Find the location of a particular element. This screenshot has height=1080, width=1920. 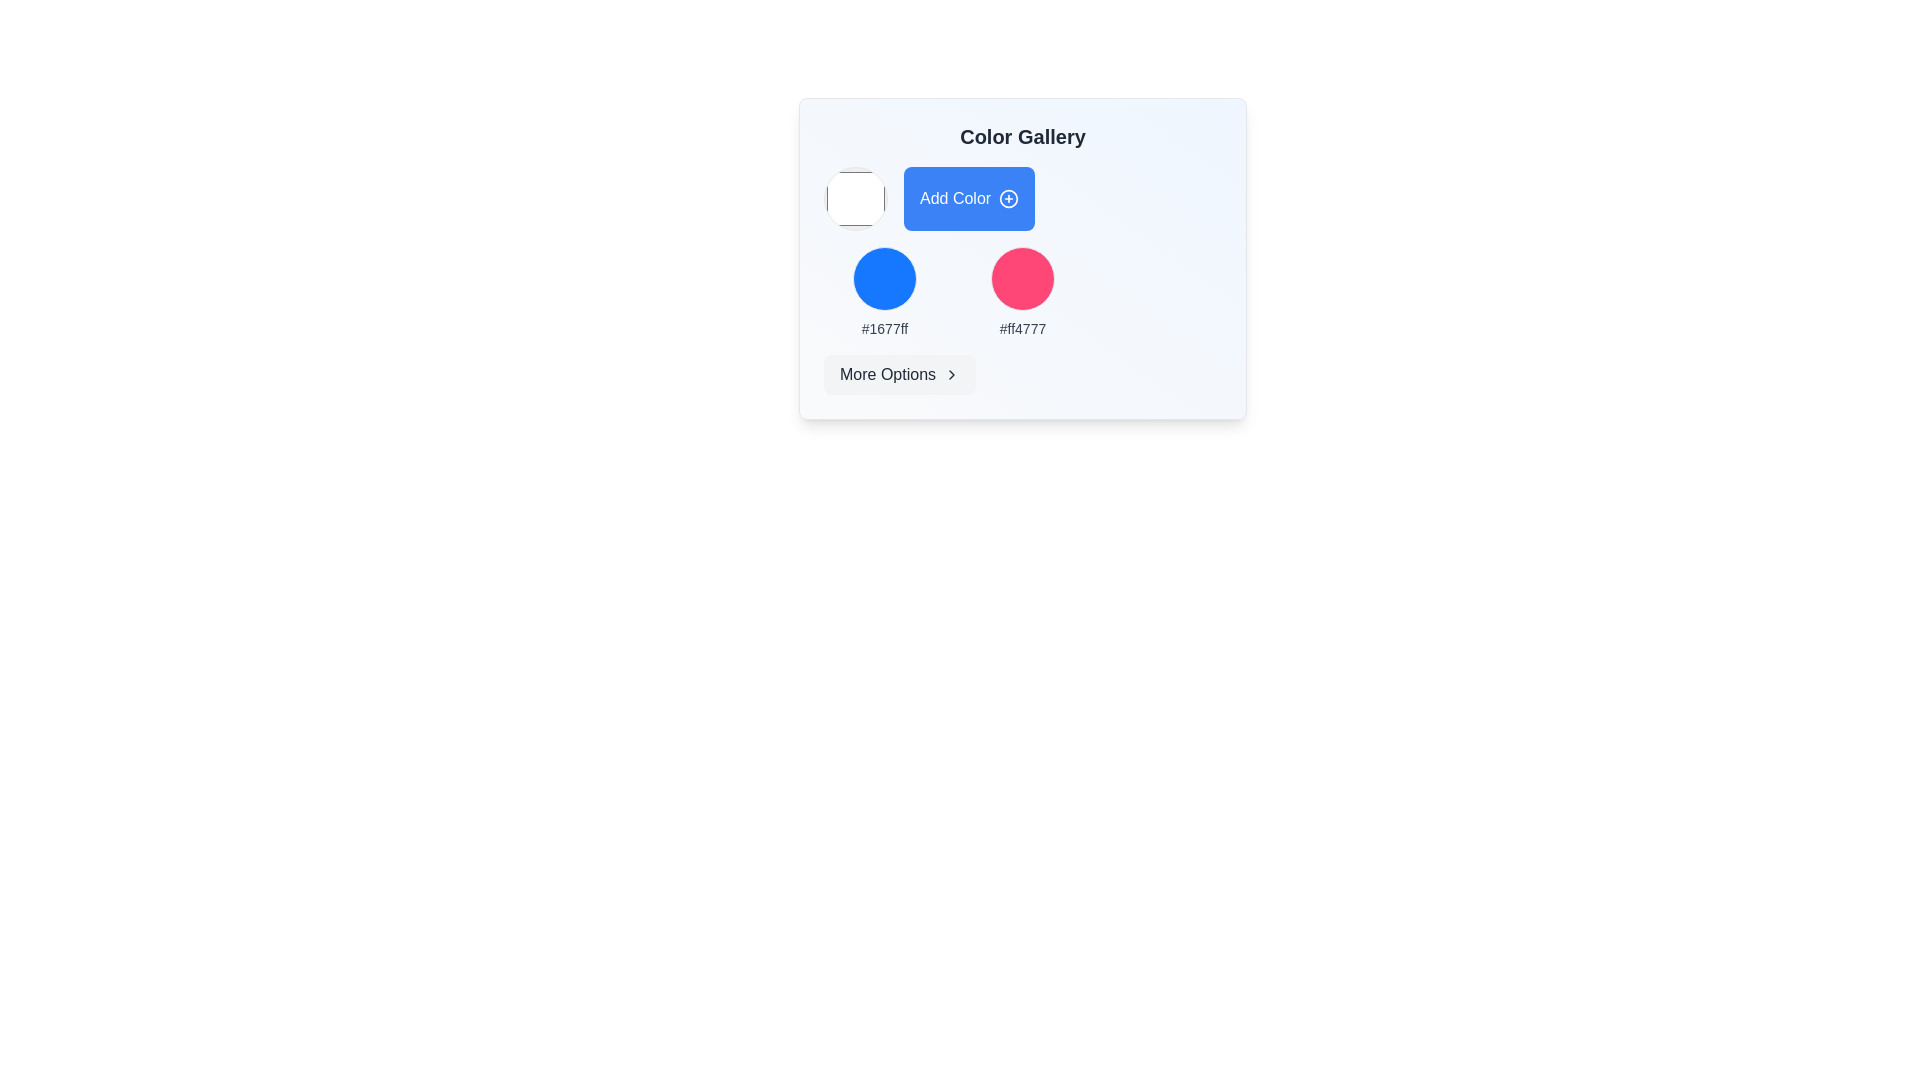

the color picker or indicator, which is the first component in a horizontal row is located at coordinates (855, 199).